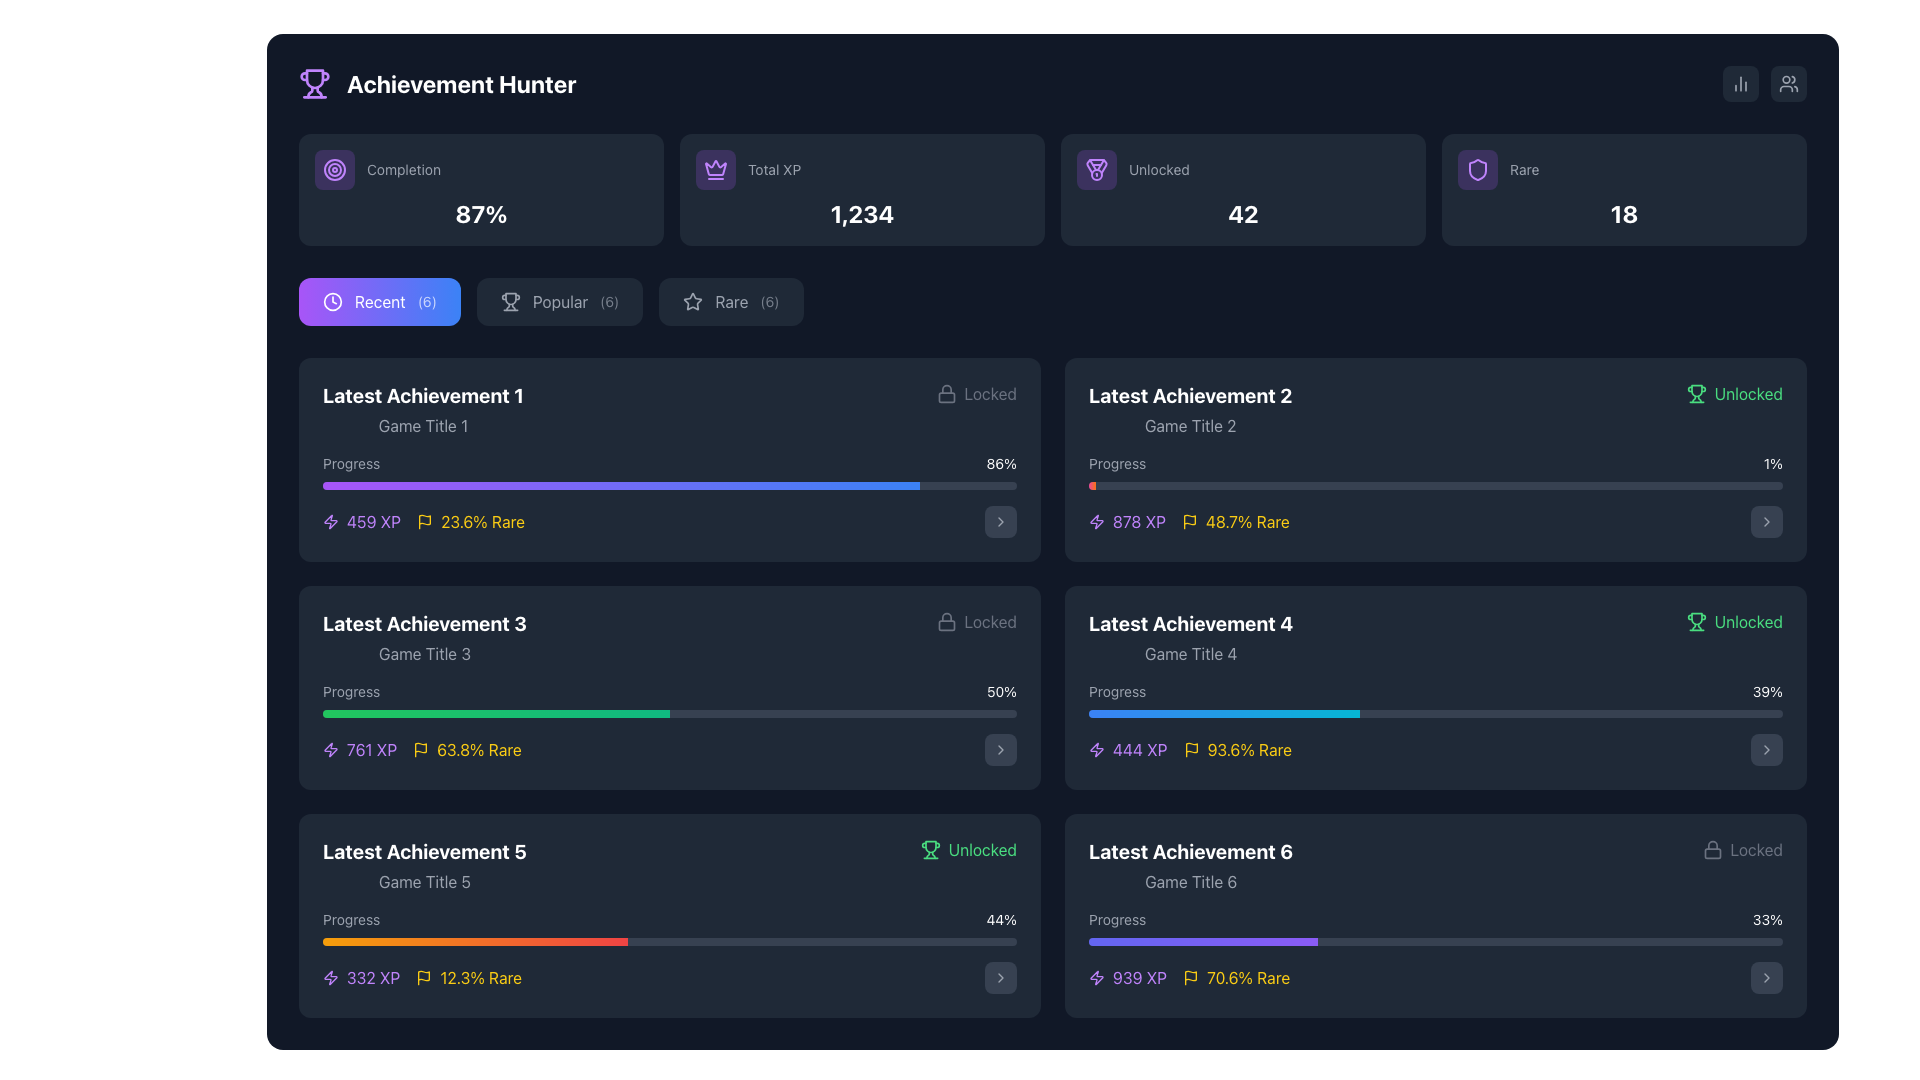 This screenshot has width=1920, height=1080. Describe the element at coordinates (331, 977) in the screenshot. I see `the lightning bolt icon styled in purple, indicating 'XP' or experience points, located in the lower-left section of the layout under 'Latest Achievement 5'` at that location.